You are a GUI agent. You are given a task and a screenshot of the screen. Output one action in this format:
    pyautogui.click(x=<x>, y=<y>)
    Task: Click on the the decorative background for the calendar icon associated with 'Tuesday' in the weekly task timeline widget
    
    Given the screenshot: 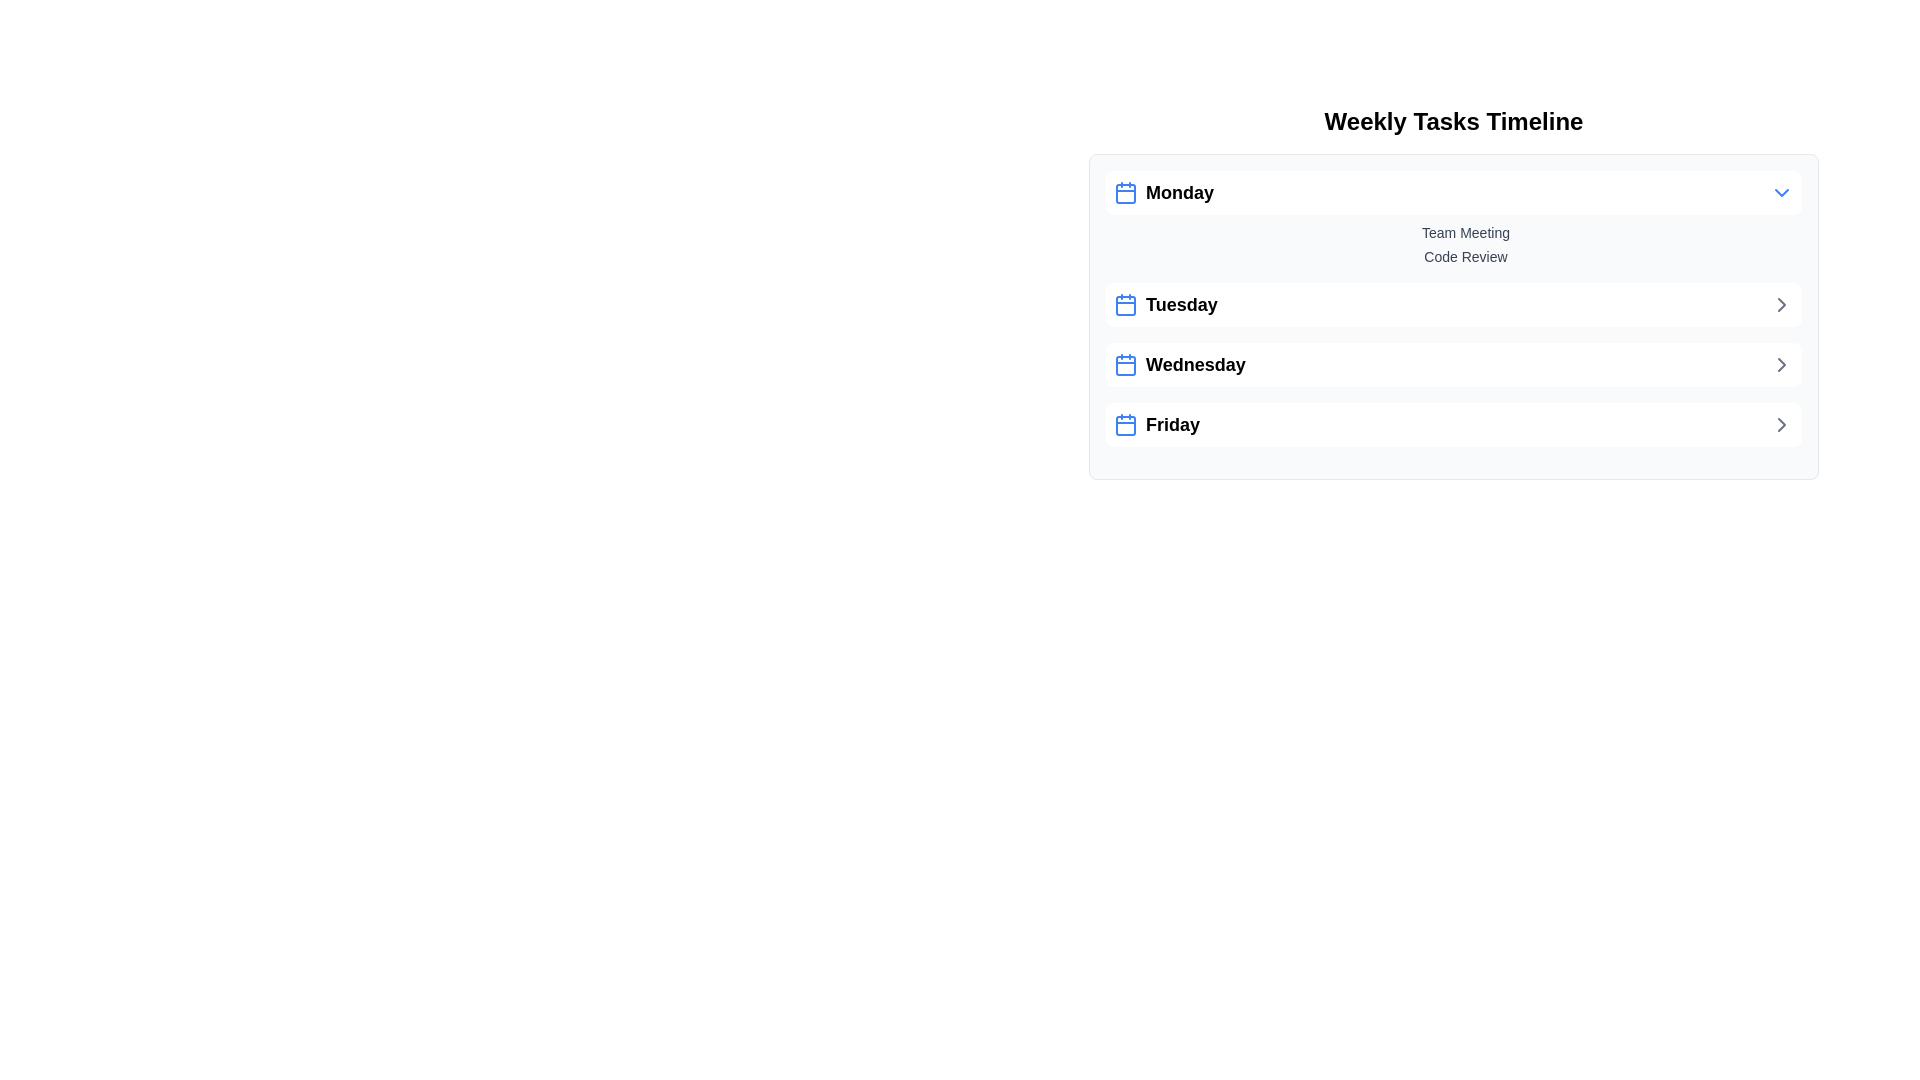 What is the action you would take?
    pyautogui.click(x=1126, y=305)
    